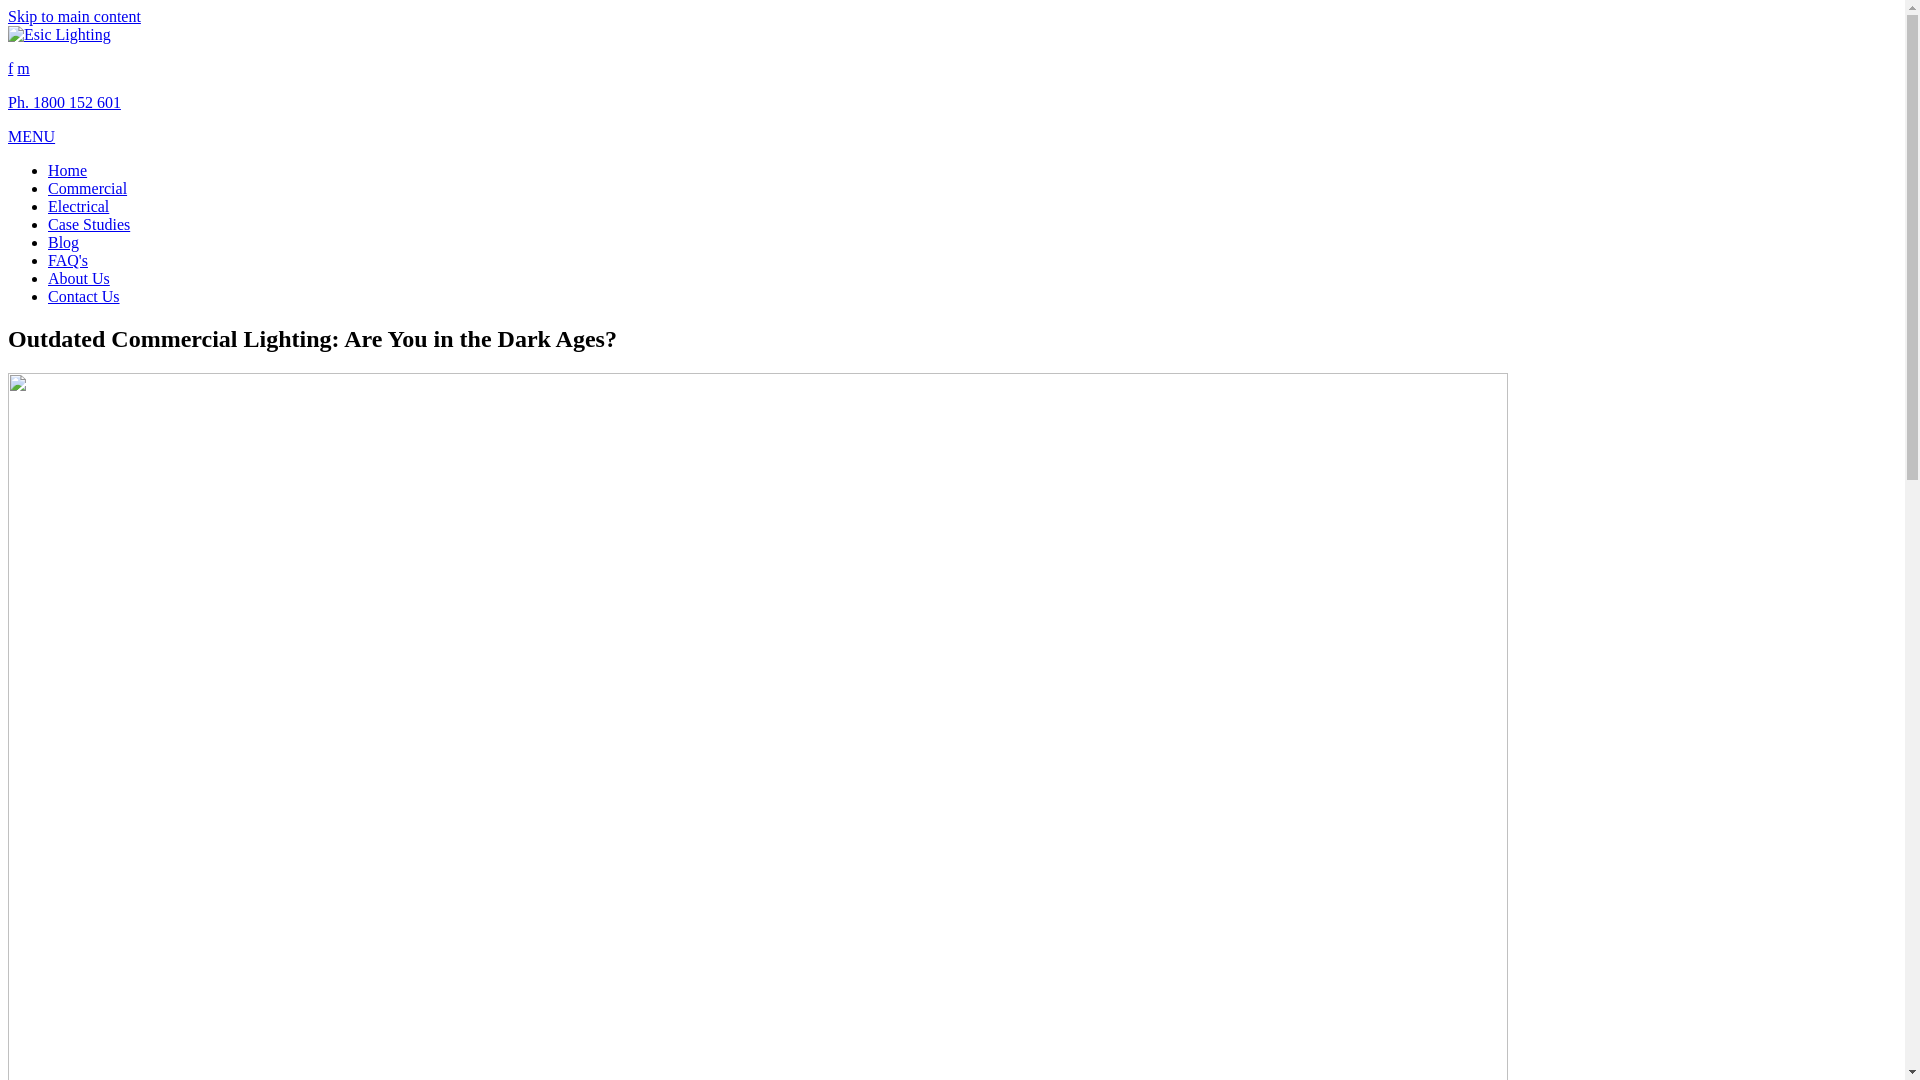 The height and width of the screenshot is (1080, 1920). I want to click on 'MENU', so click(31, 135).